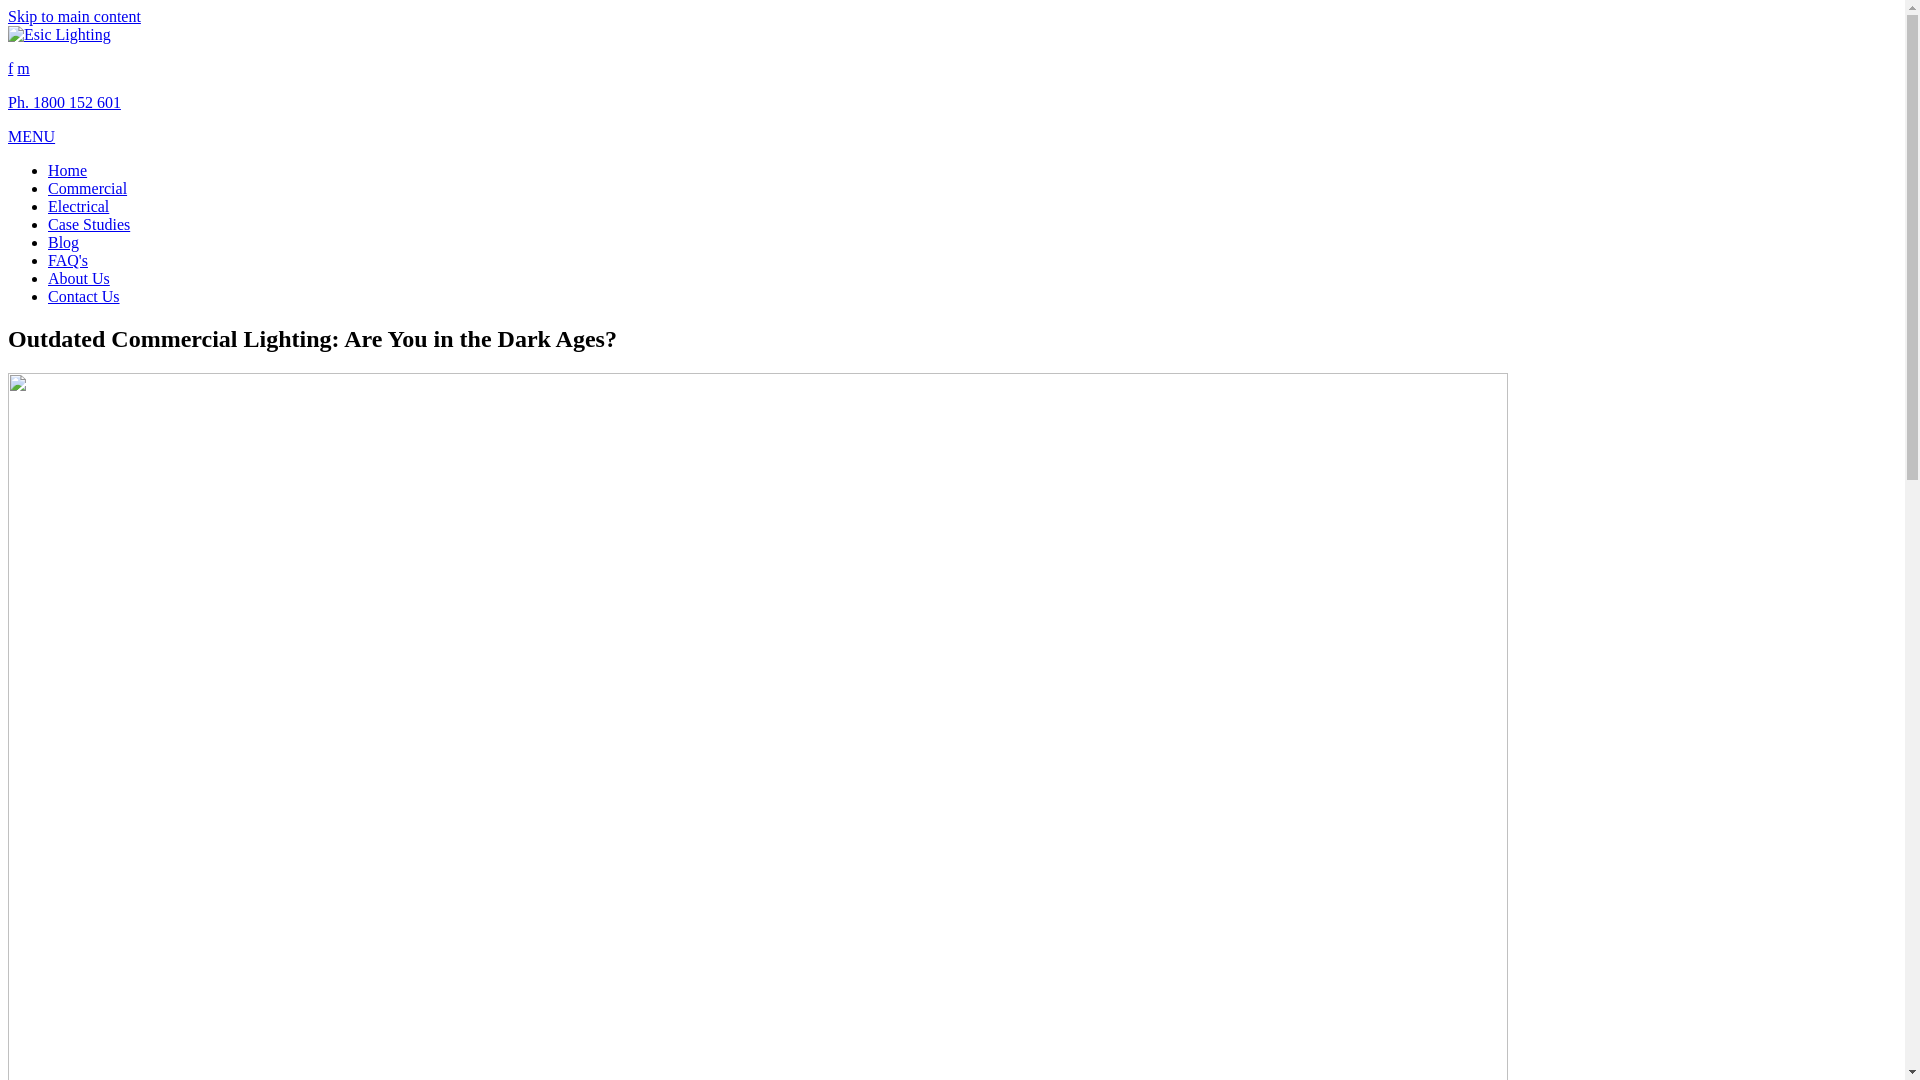 The height and width of the screenshot is (1080, 1920). I want to click on 'MENU', so click(31, 135).